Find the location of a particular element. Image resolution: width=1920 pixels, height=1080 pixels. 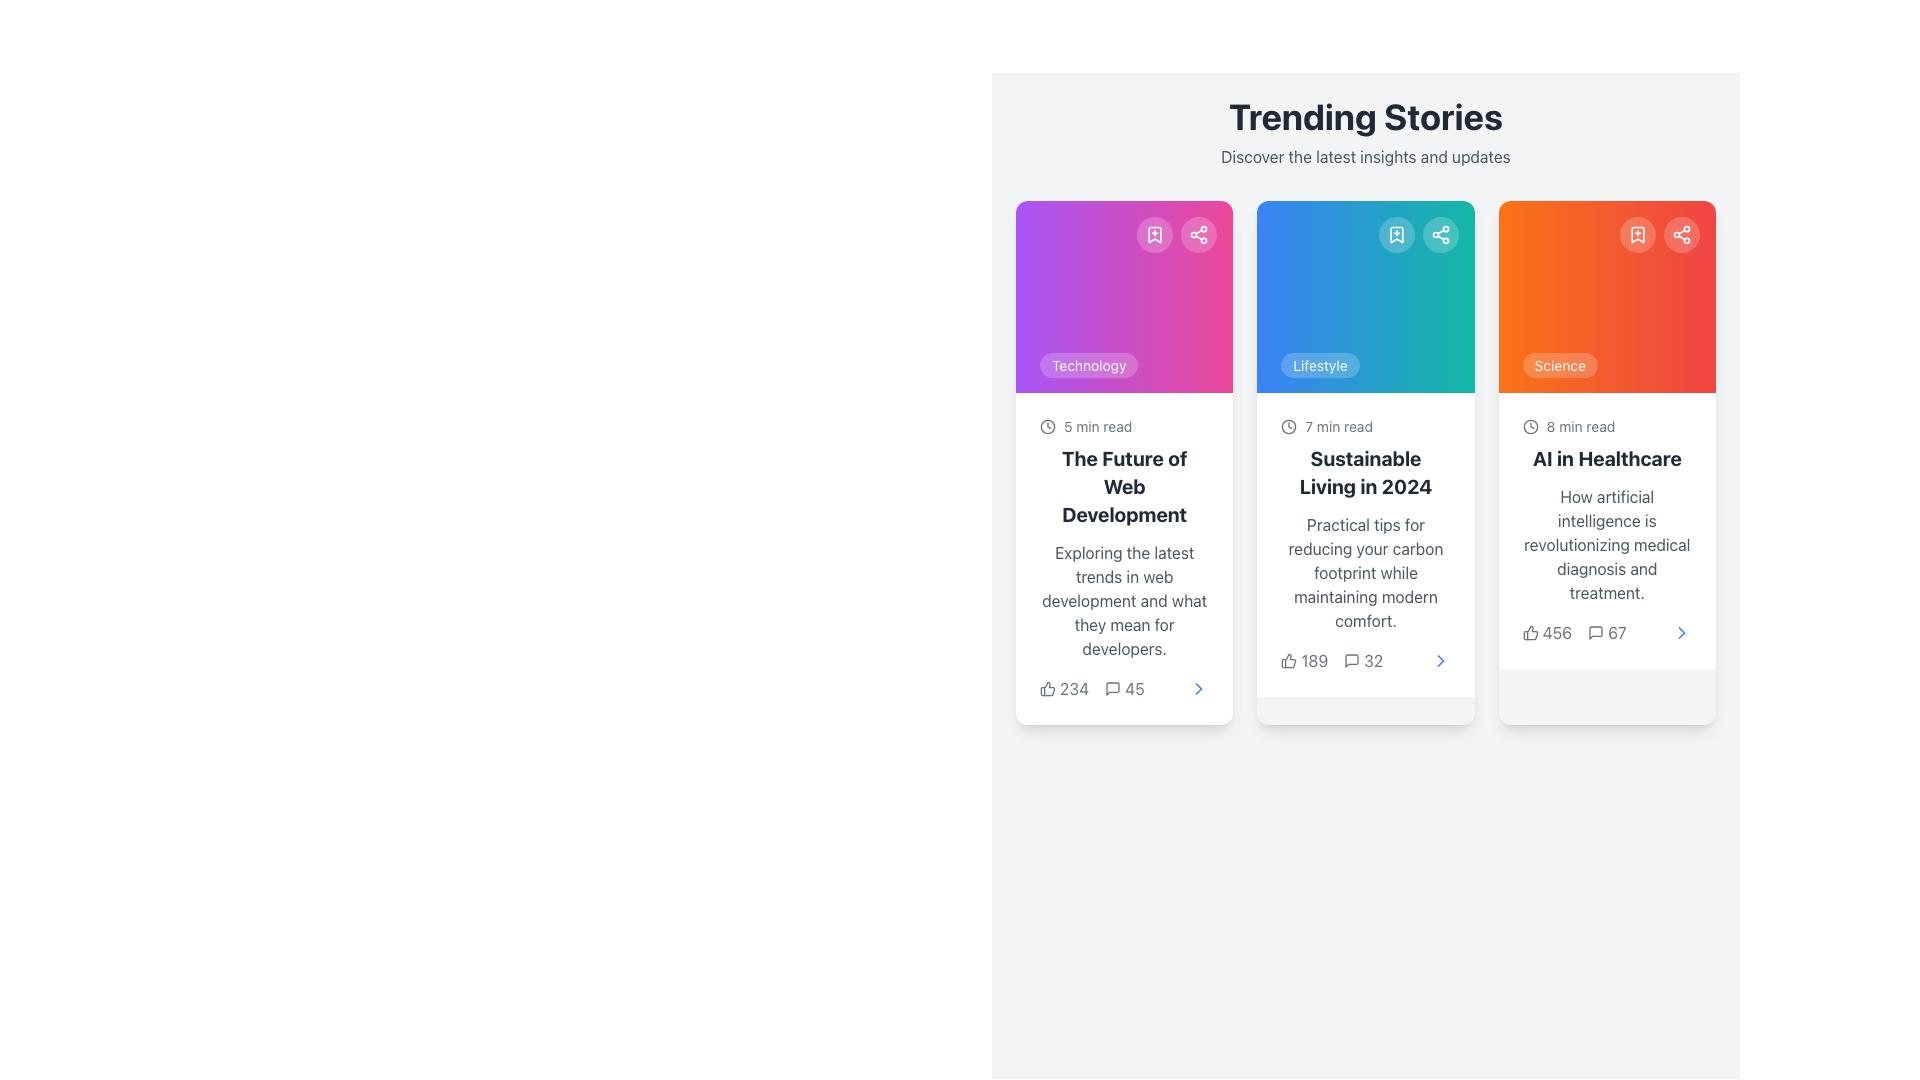

the 'Technology' category label located at the top-left corner of the first card in a set of three horizontally aligned cards is located at coordinates (1088, 365).